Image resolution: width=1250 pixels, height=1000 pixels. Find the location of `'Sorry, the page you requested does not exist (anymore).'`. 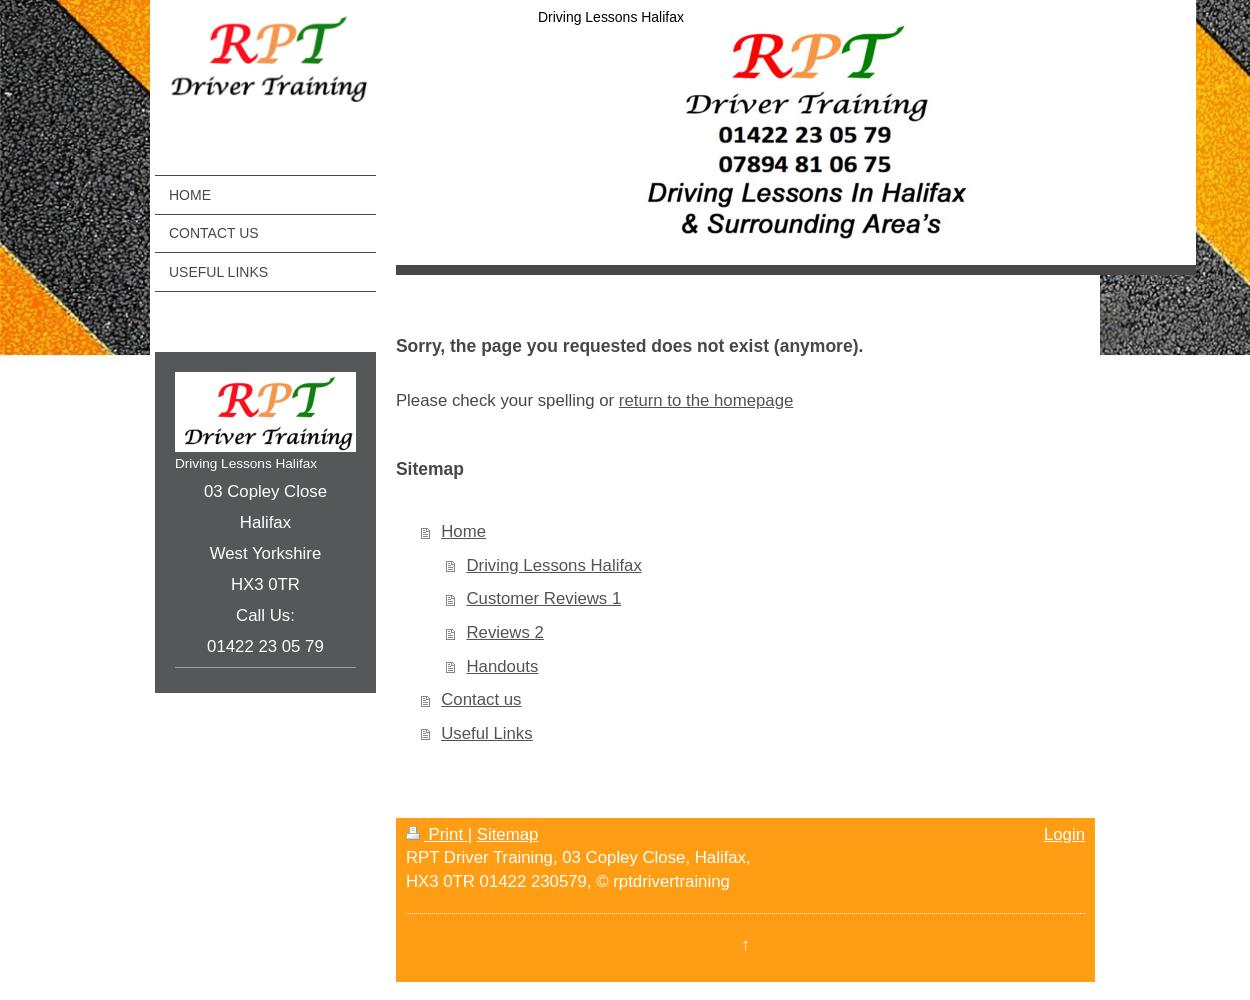

'Sorry, the page you requested does not exist (anymore).' is located at coordinates (629, 345).